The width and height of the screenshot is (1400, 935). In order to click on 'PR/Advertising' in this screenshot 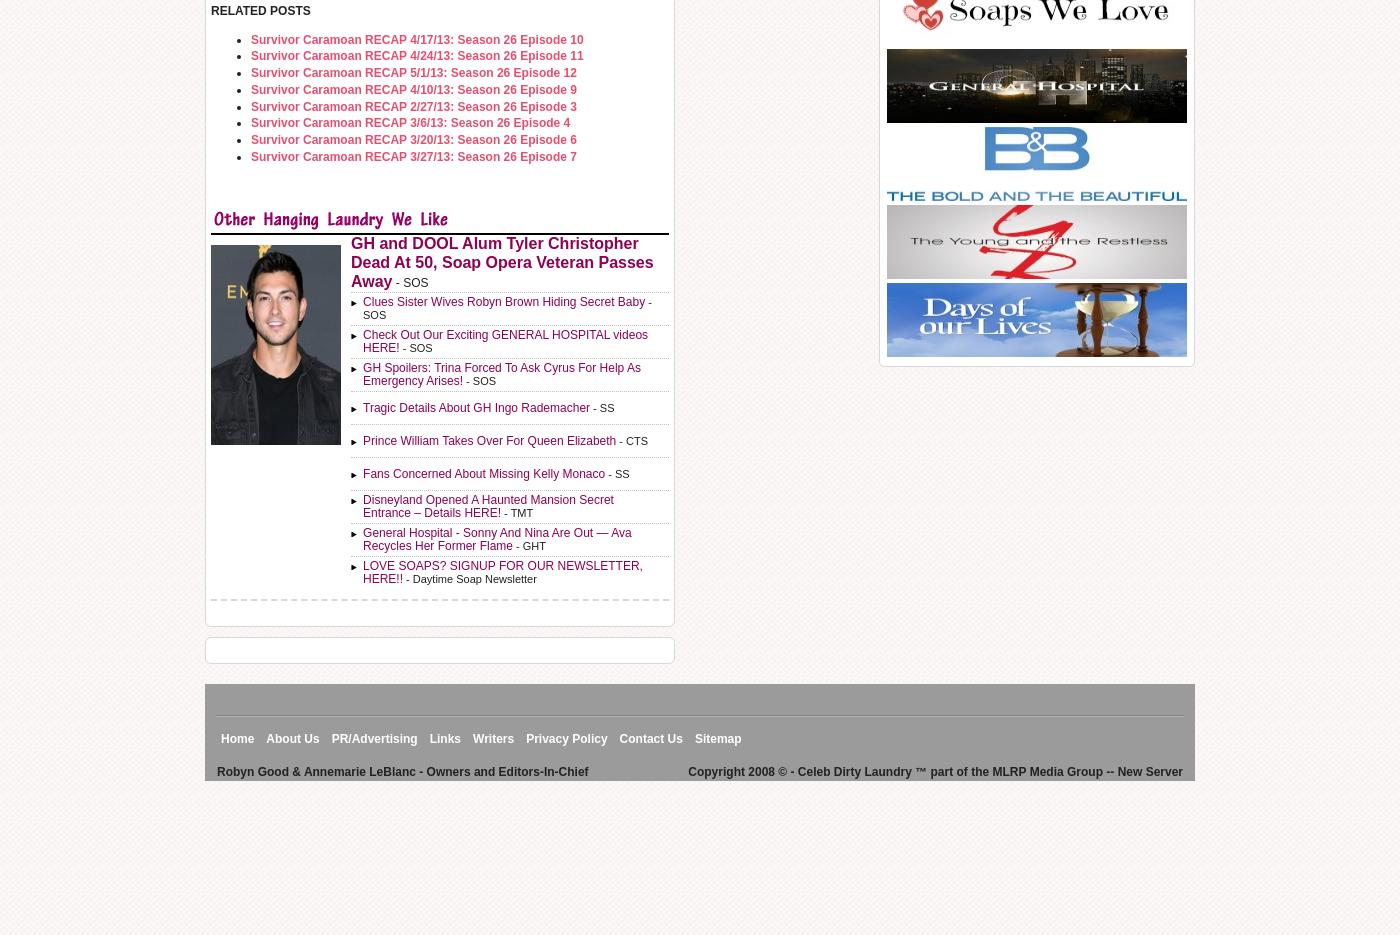, I will do `click(372, 739)`.